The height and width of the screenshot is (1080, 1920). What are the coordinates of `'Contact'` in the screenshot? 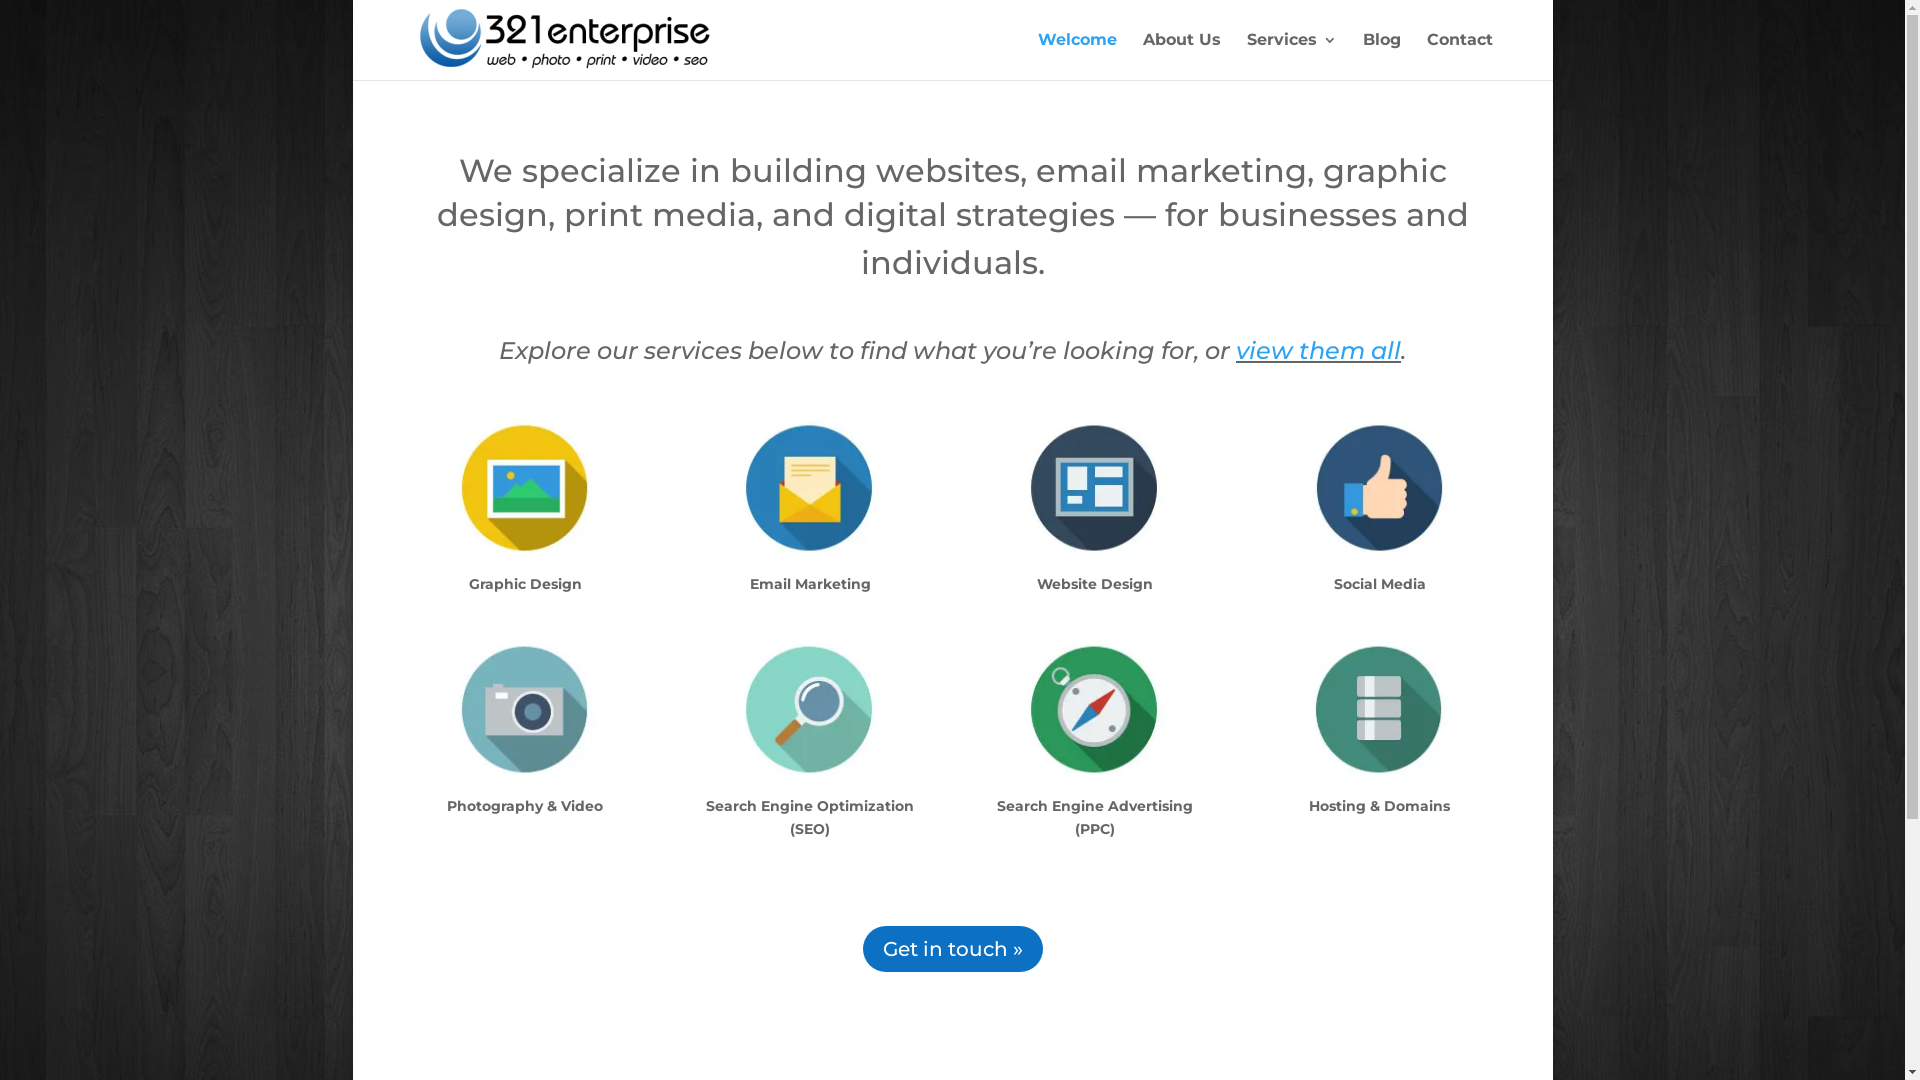 It's located at (1459, 55).